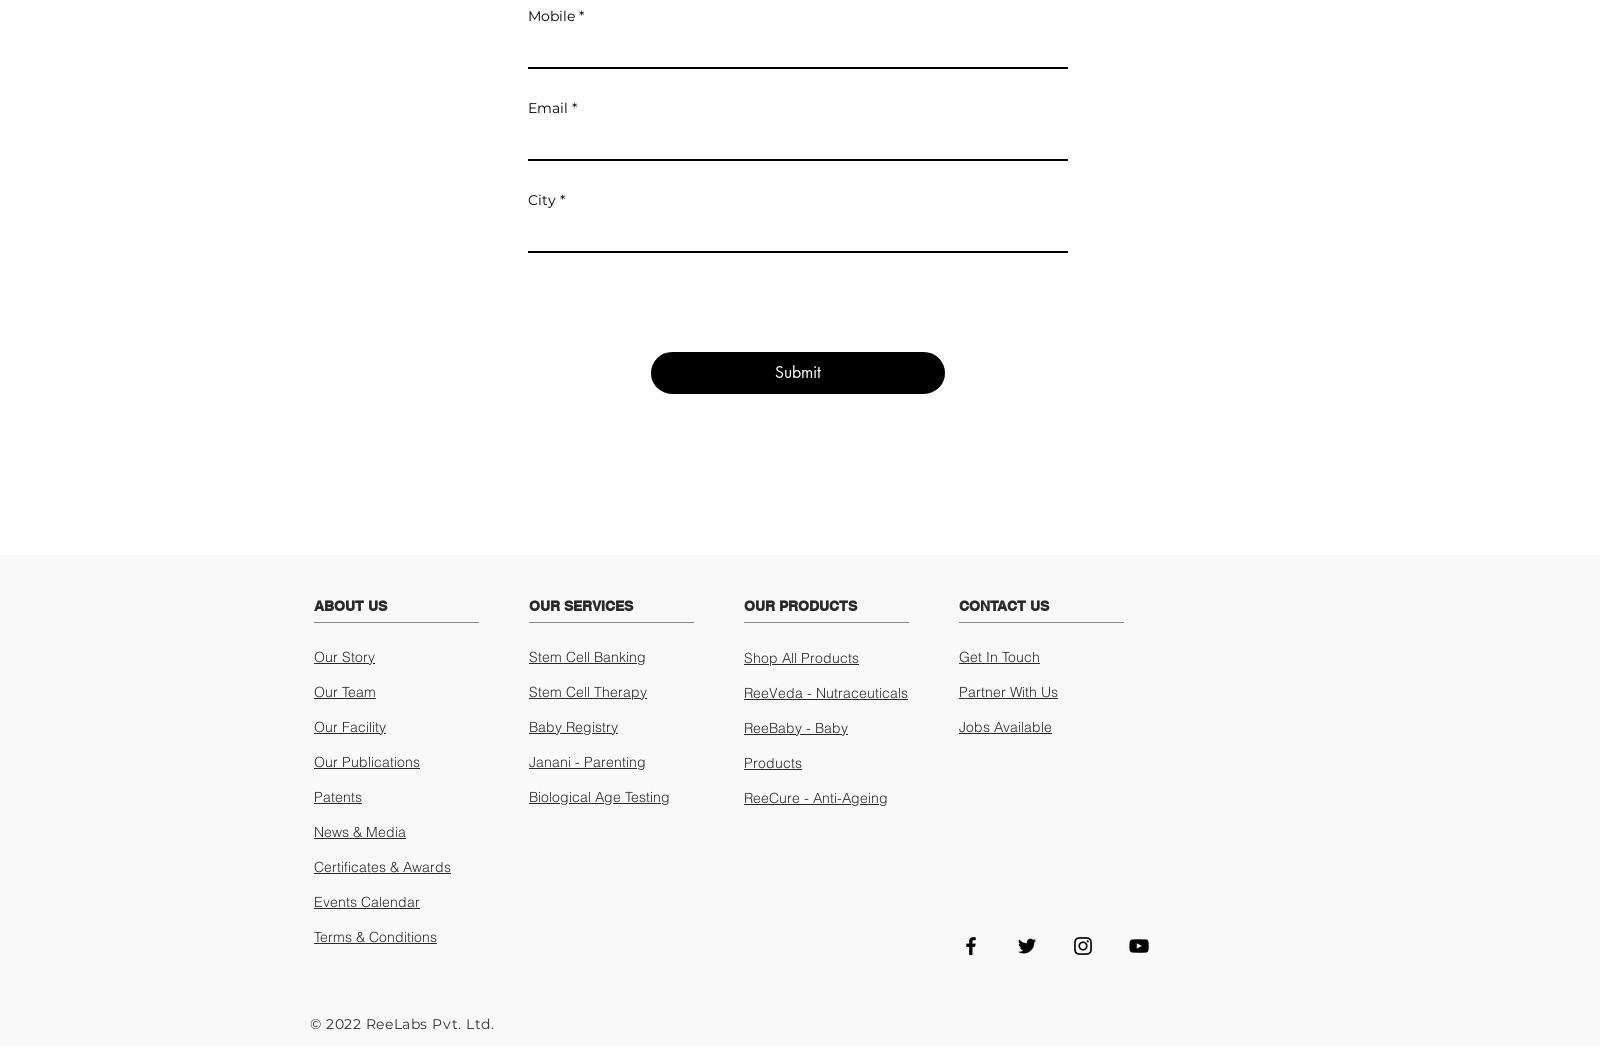  Describe the element at coordinates (579, 603) in the screenshot. I see `'OUR SERVICES'` at that location.